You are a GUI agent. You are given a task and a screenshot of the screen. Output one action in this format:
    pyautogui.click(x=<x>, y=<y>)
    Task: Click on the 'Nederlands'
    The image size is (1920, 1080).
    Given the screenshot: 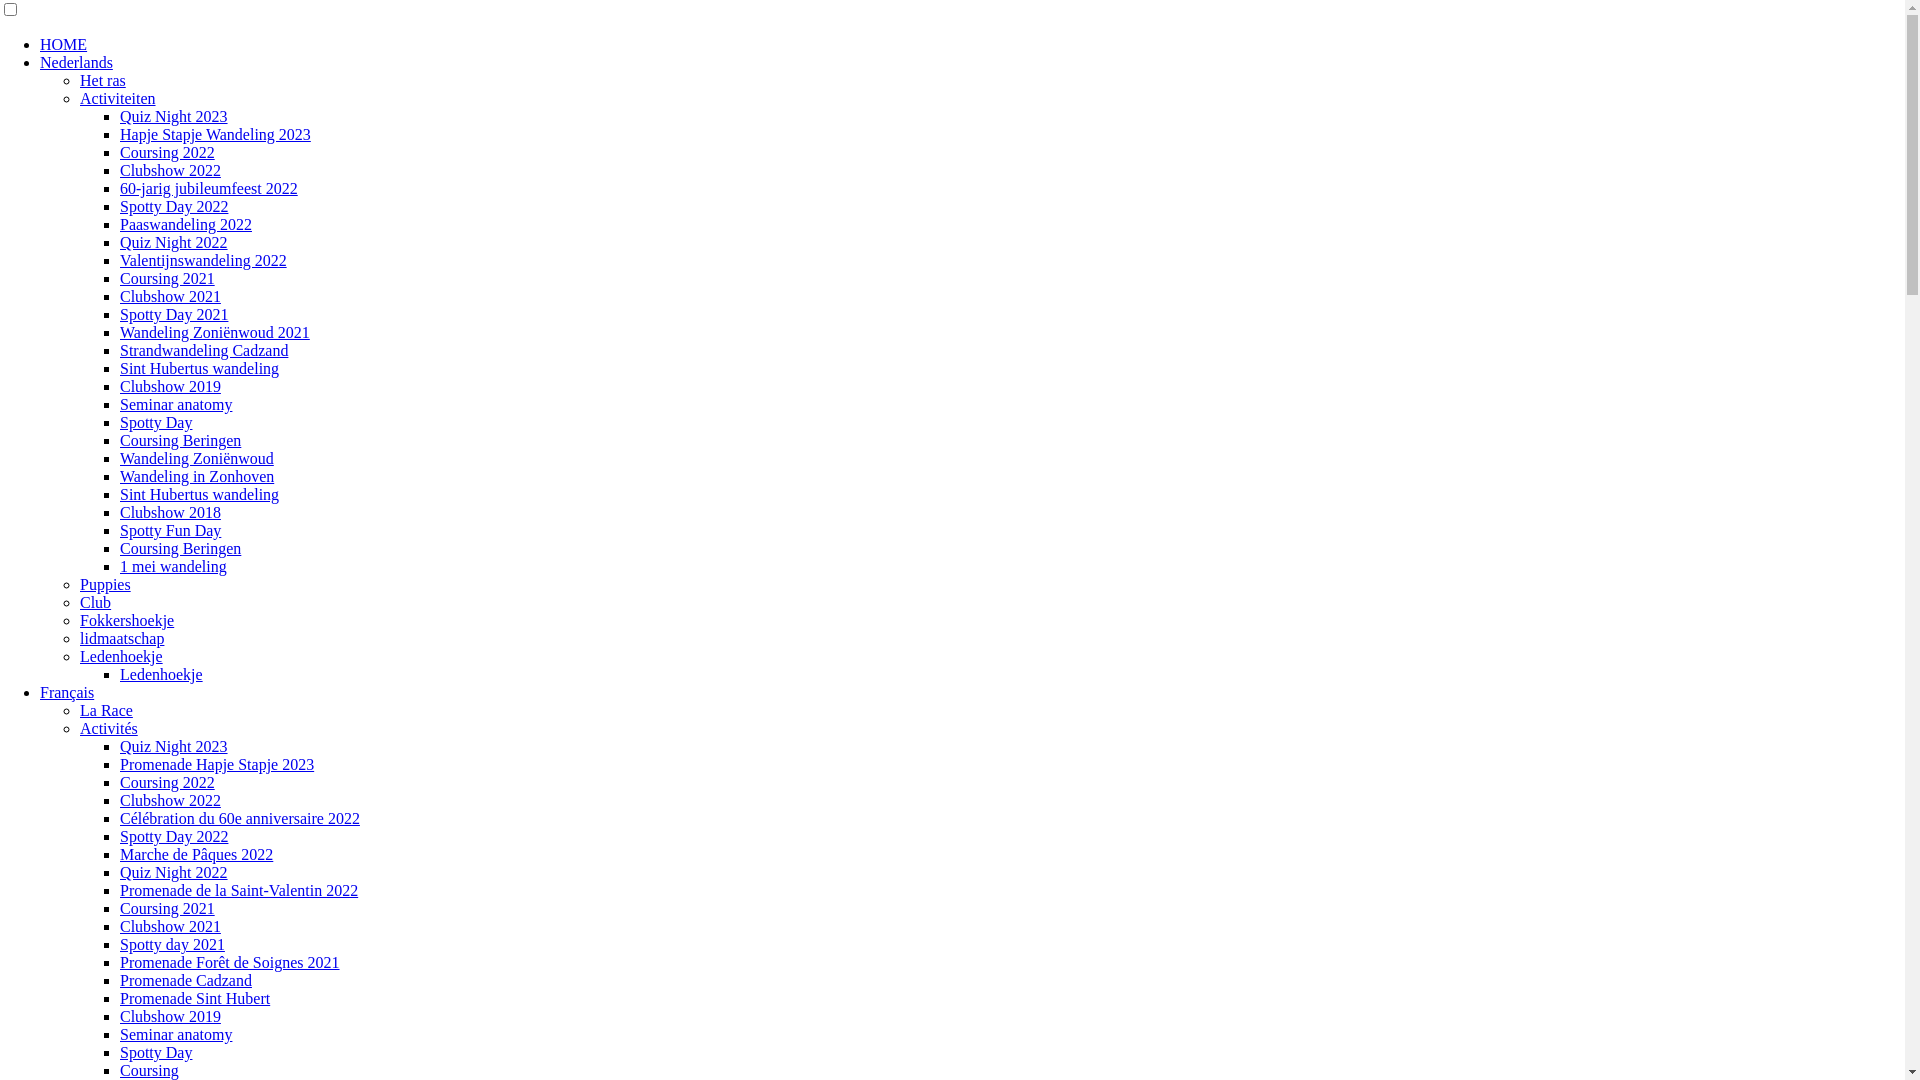 What is the action you would take?
    pyautogui.click(x=76, y=61)
    